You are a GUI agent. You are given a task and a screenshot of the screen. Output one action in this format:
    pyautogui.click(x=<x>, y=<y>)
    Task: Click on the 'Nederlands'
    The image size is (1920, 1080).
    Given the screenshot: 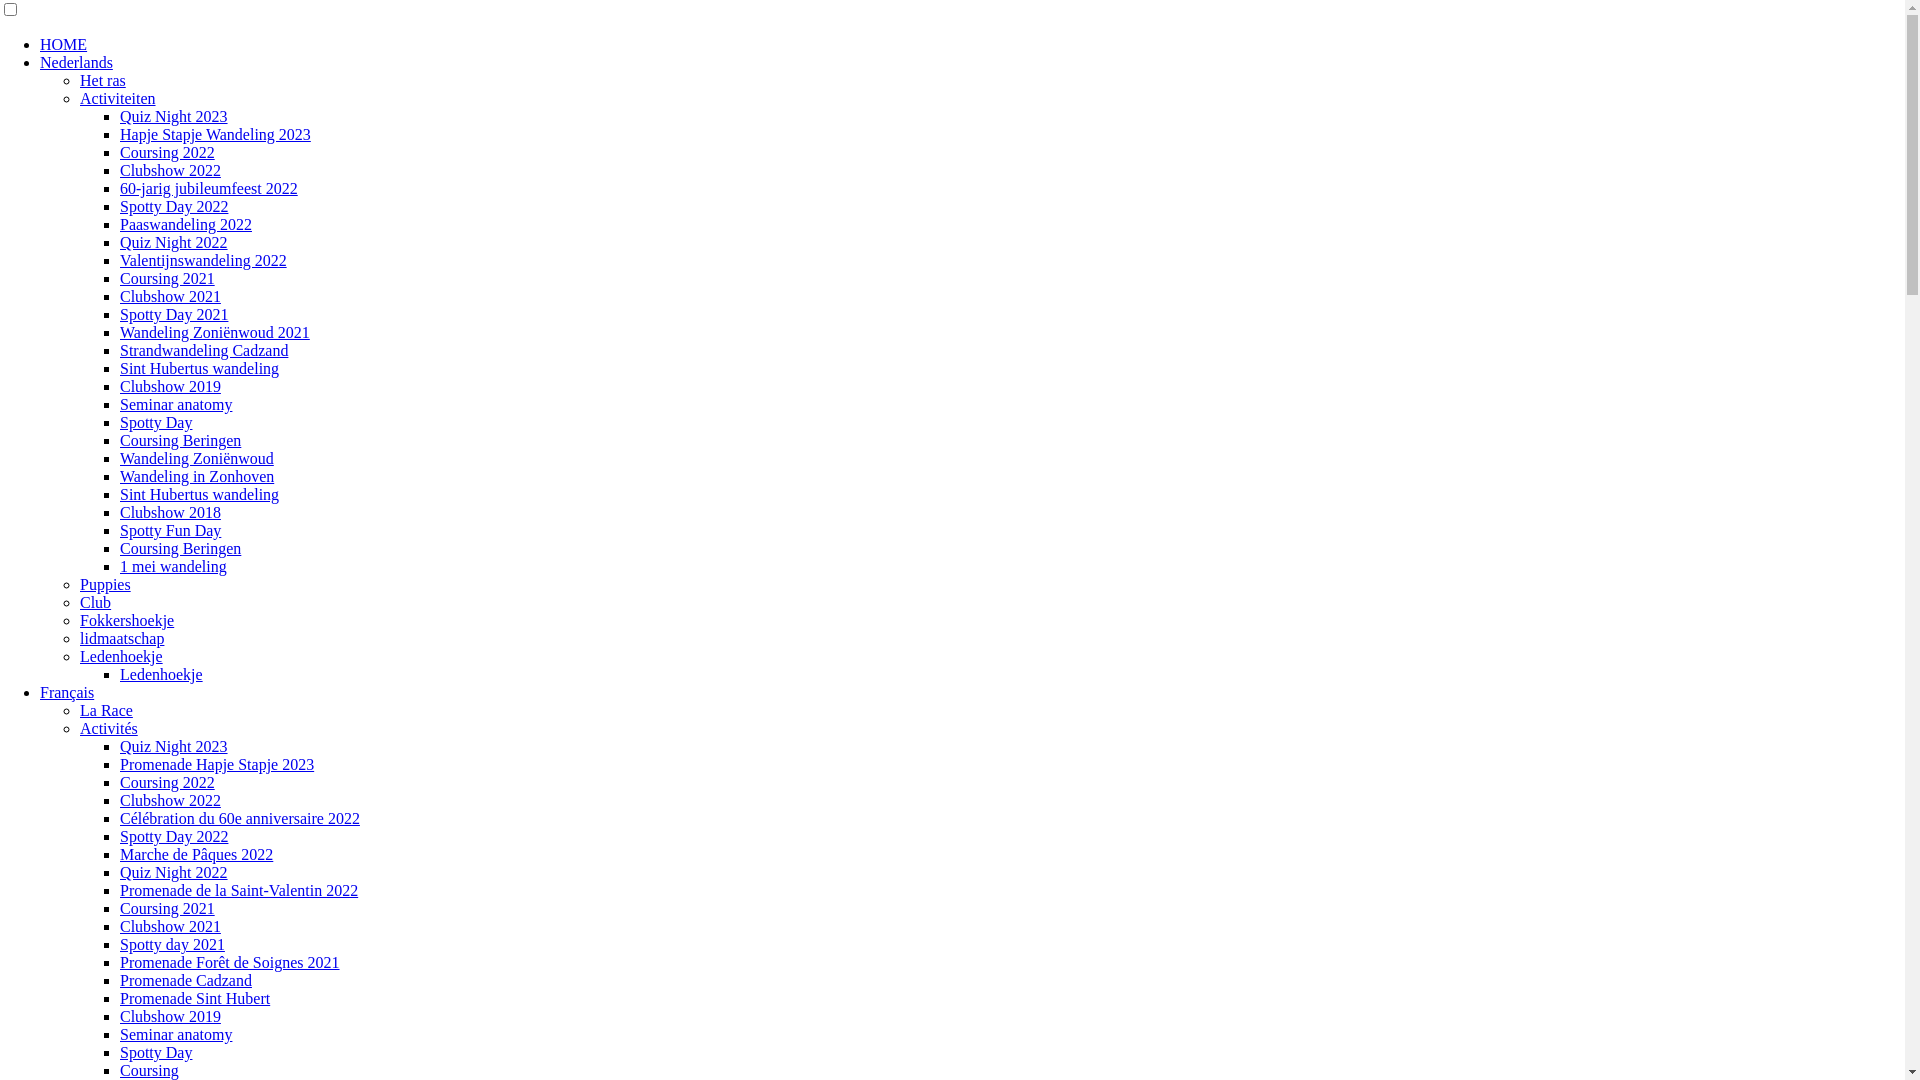 What is the action you would take?
    pyautogui.click(x=76, y=61)
    